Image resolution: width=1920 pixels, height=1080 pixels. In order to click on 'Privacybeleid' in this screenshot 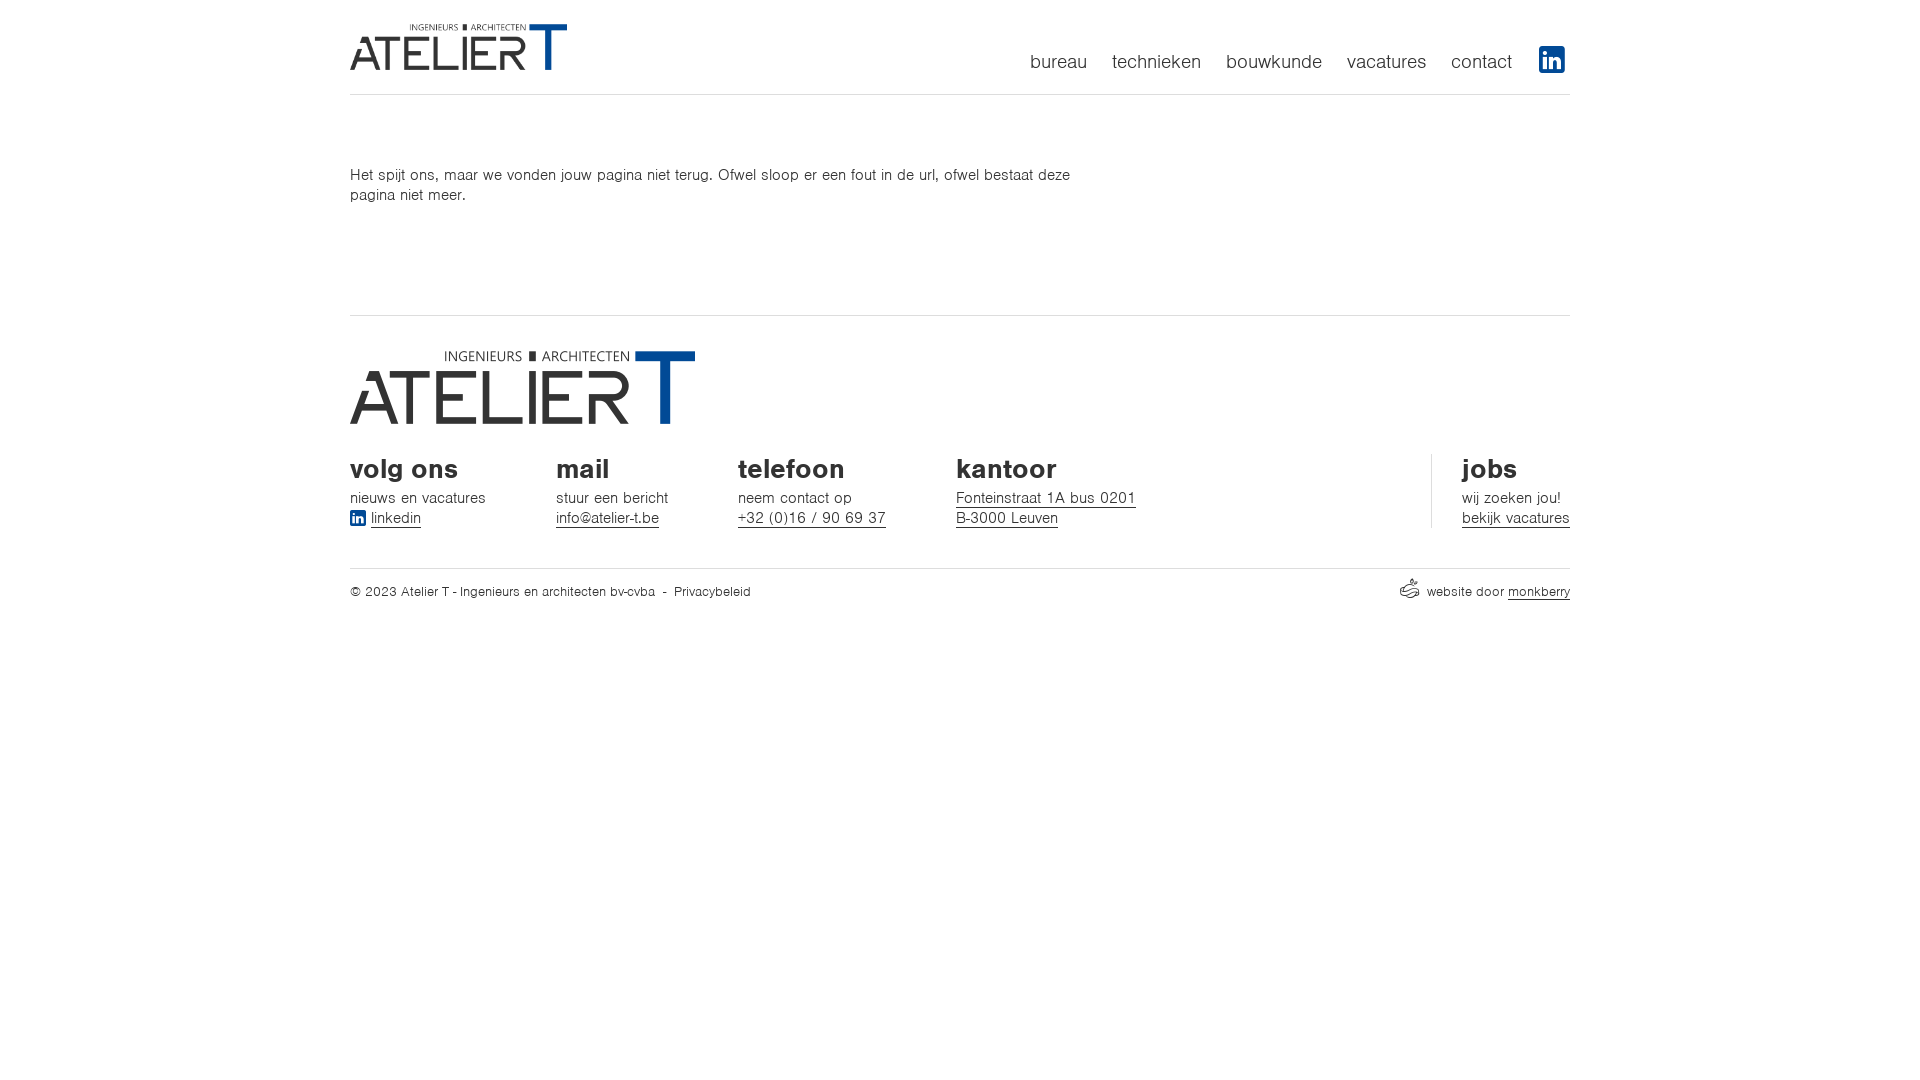, I will do `click(673, 590)`.